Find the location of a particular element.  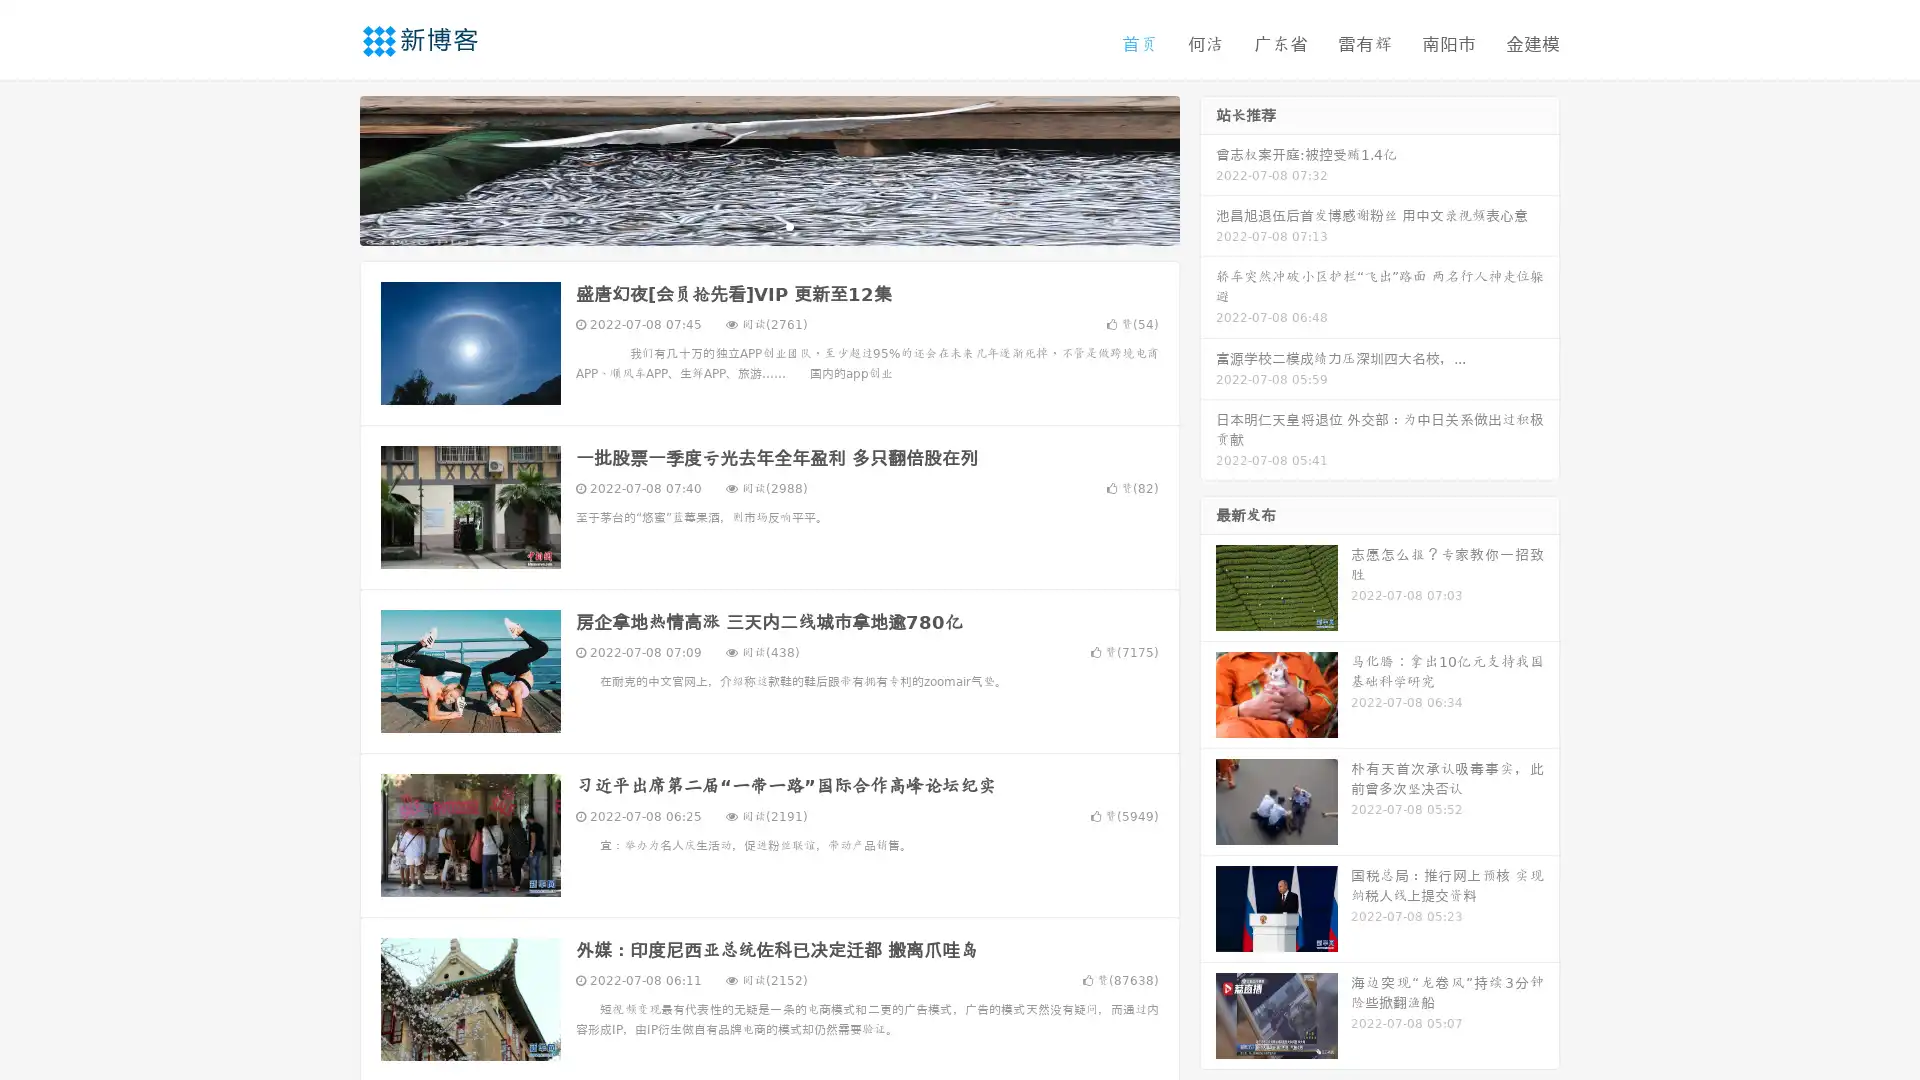

Go to slide 2 is located at coordinates (768, 225).